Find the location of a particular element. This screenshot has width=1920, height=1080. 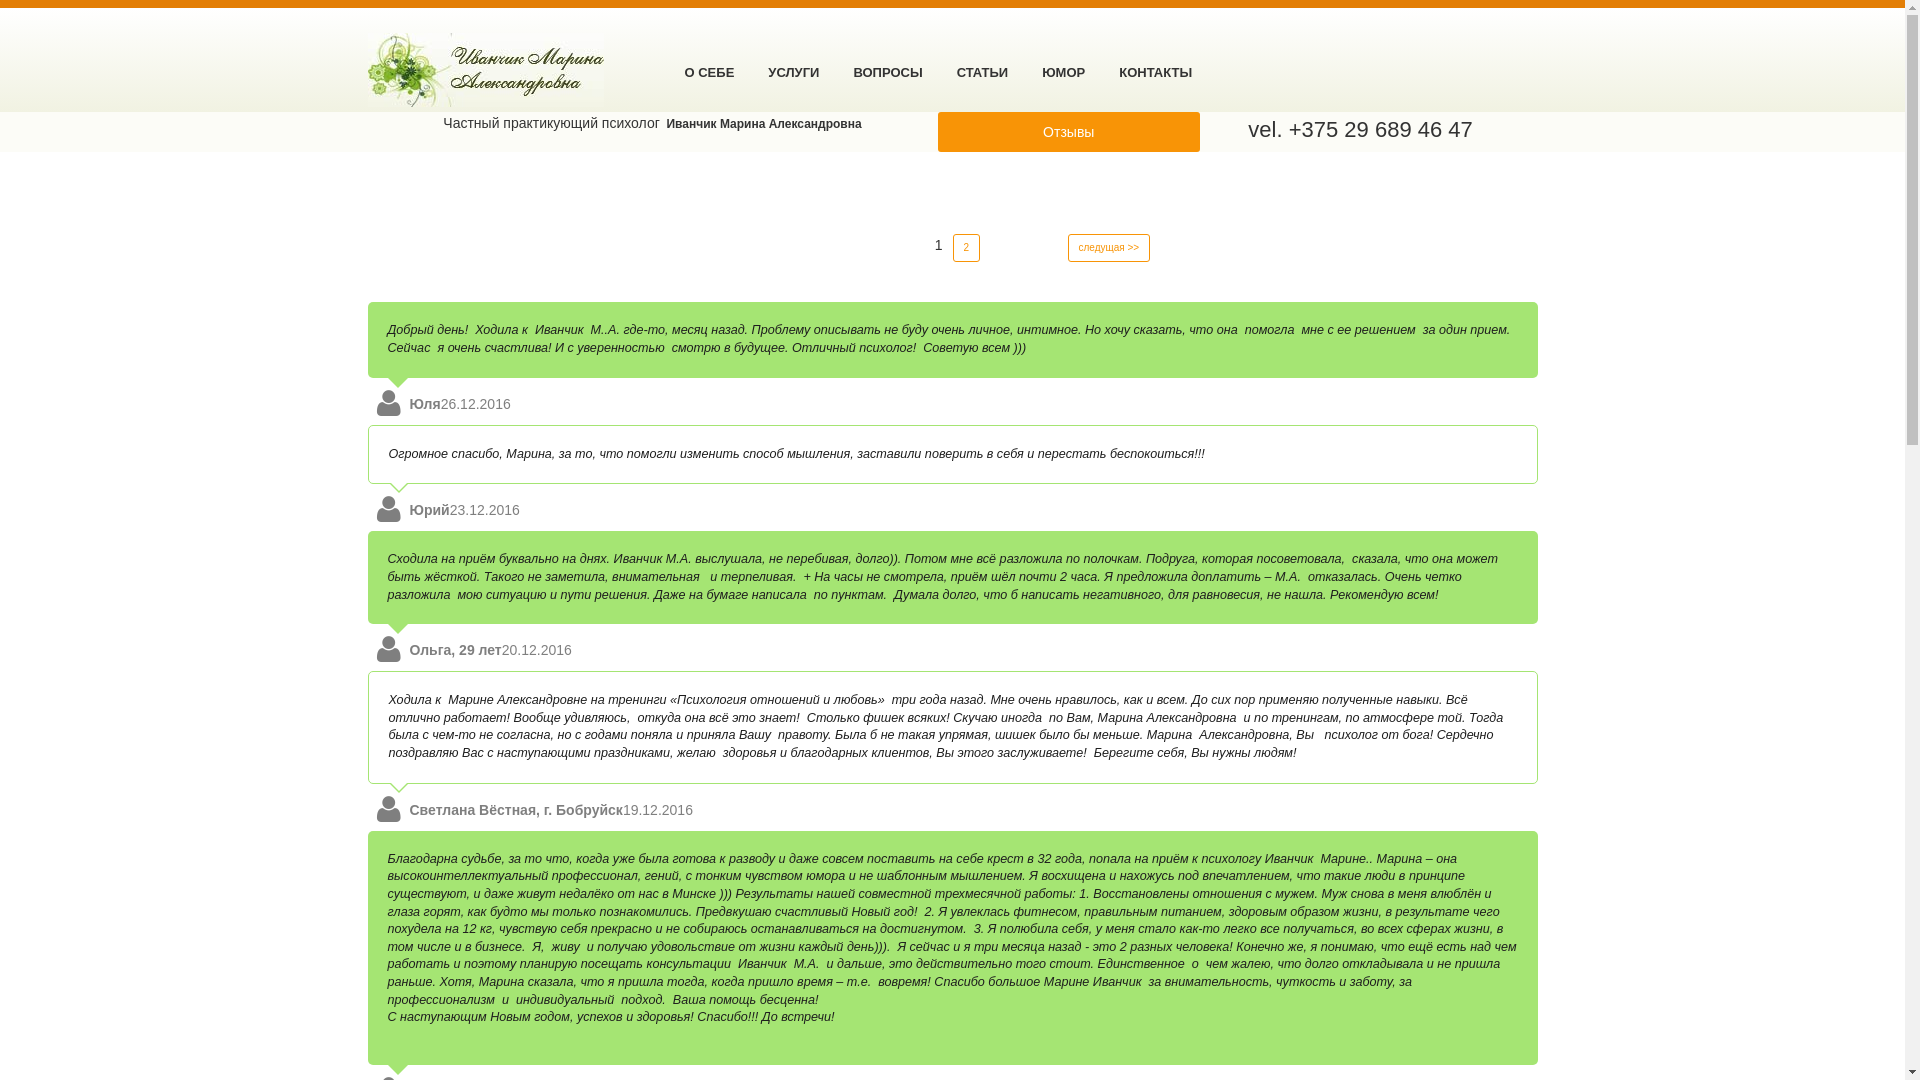

'20.12.2016' is located at coordinates (537, 650).